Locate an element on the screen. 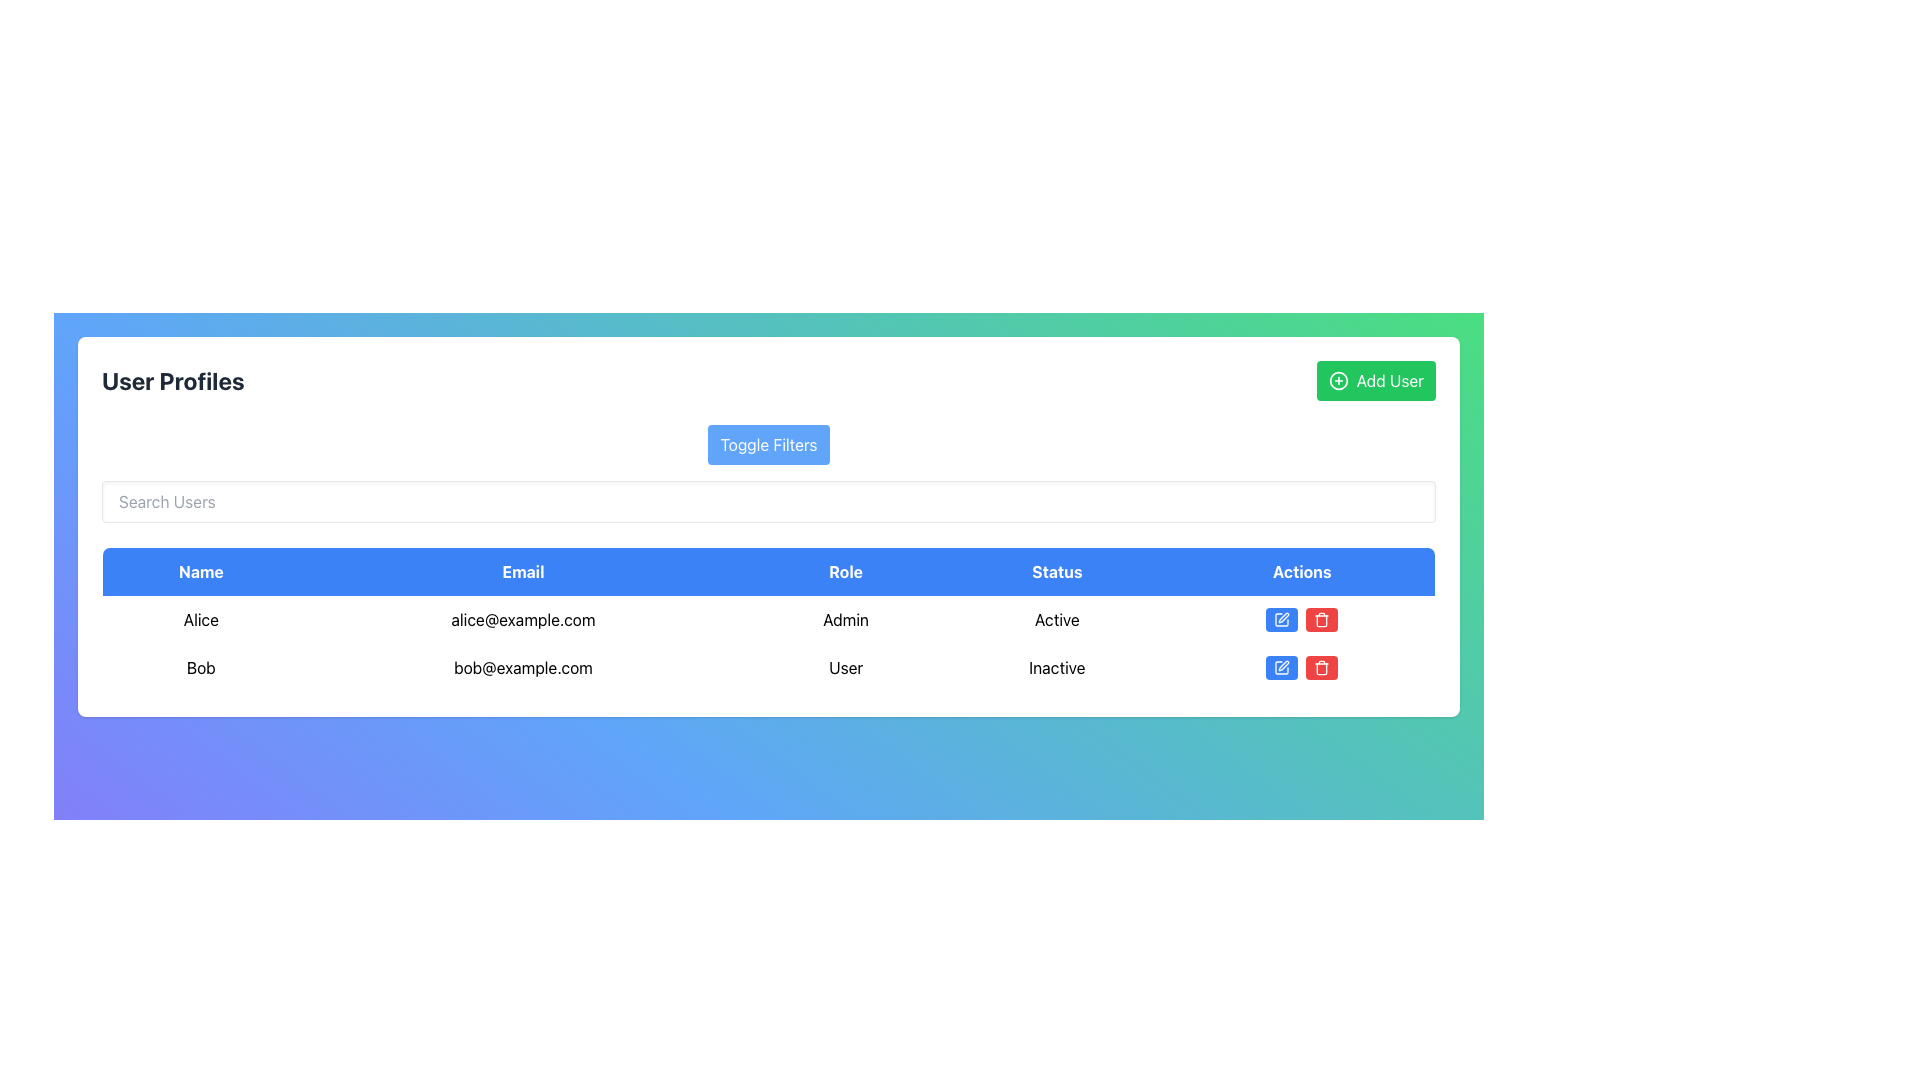  the text label indicating the current activity status of user 'Alice', which displays 'Active' under the 'Status' column in the user profiles table is located at coordinates (1056, 619).